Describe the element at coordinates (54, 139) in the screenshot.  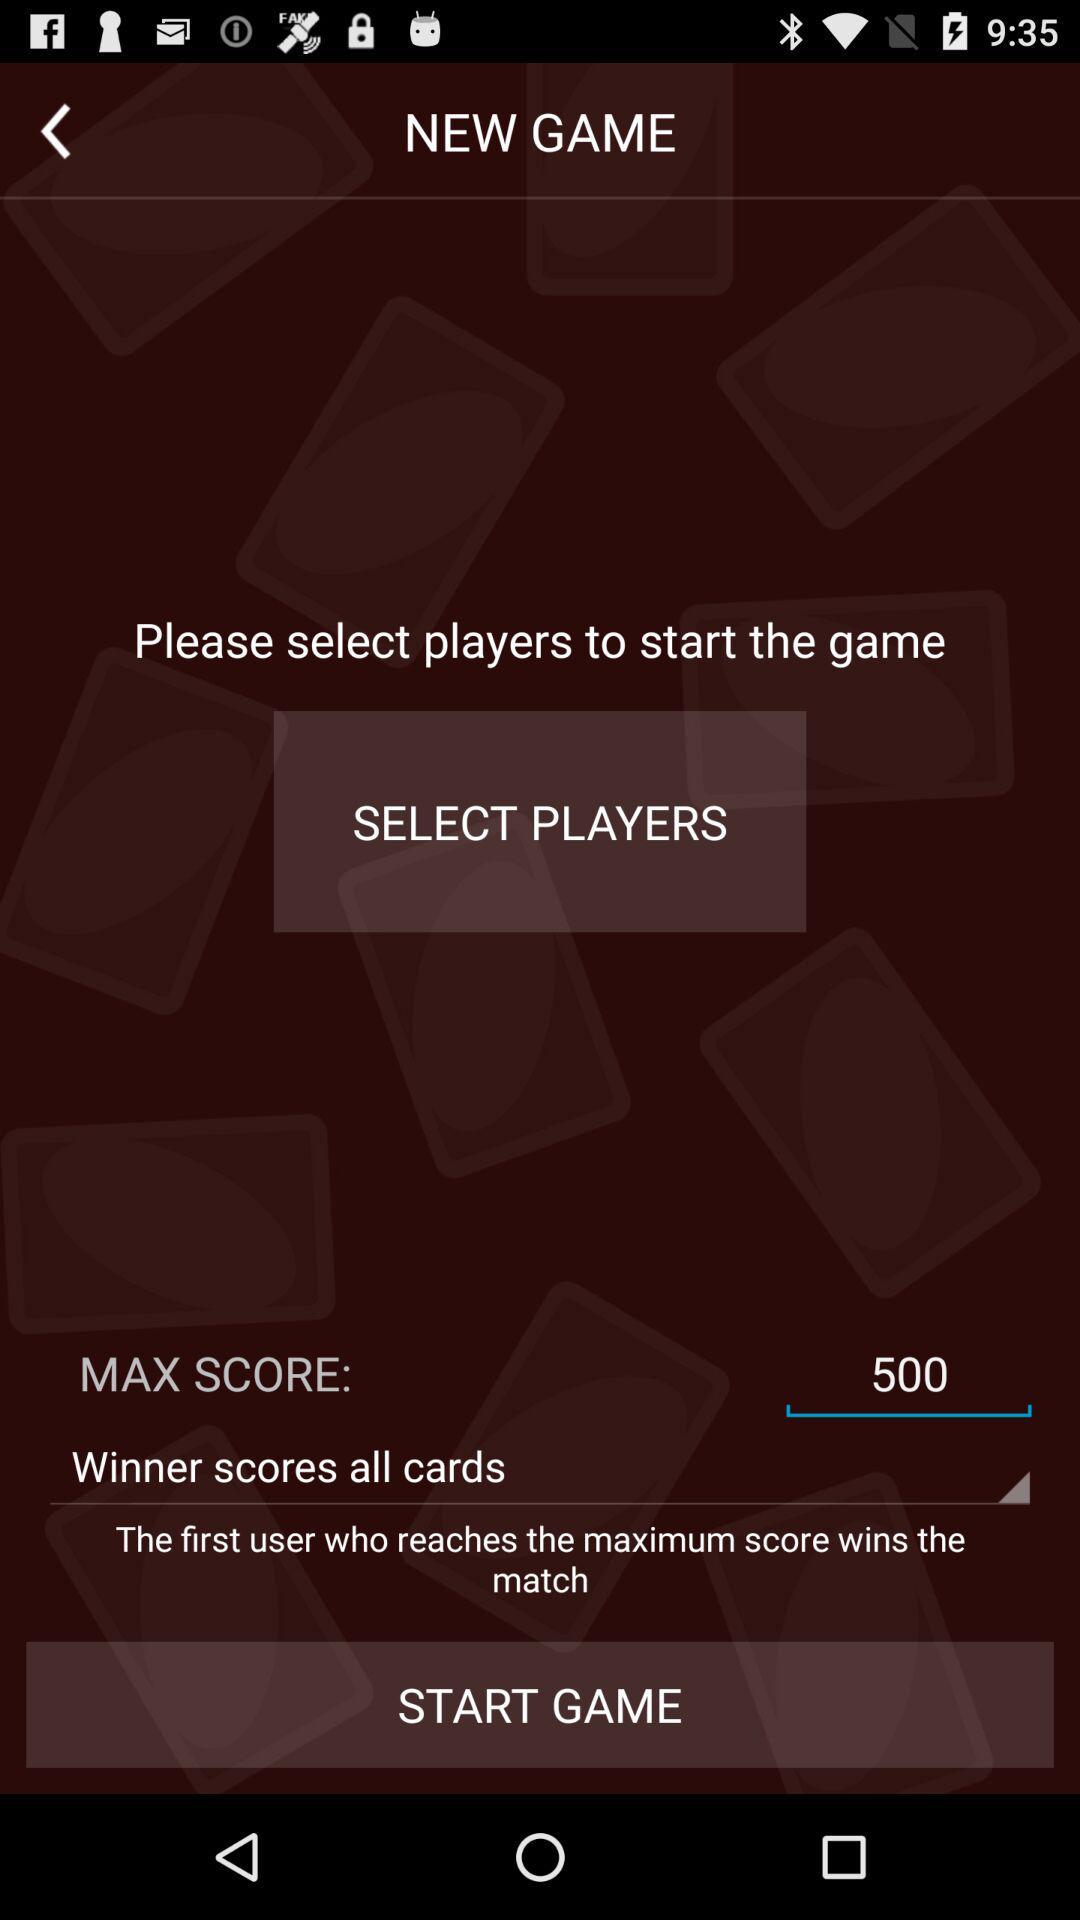
I see `the arrow_backward icon` at that location.